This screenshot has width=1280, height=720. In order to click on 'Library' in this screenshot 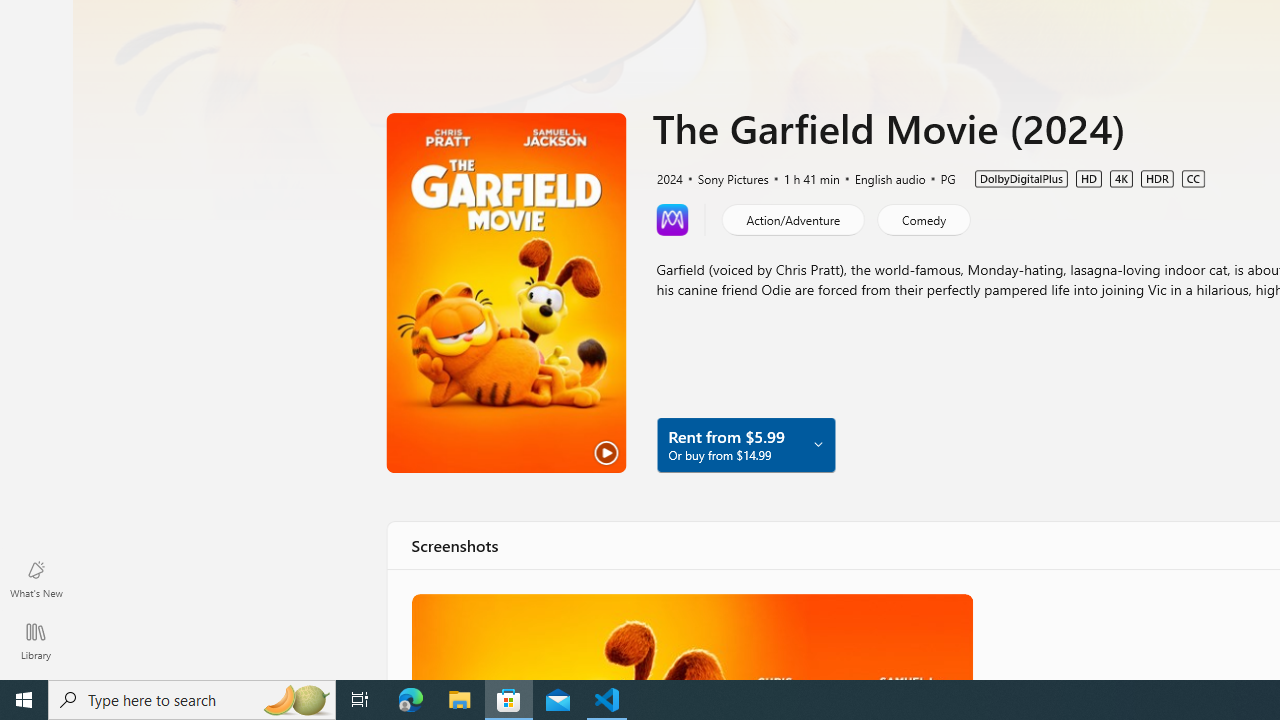, I will do `click(35, 640)`.